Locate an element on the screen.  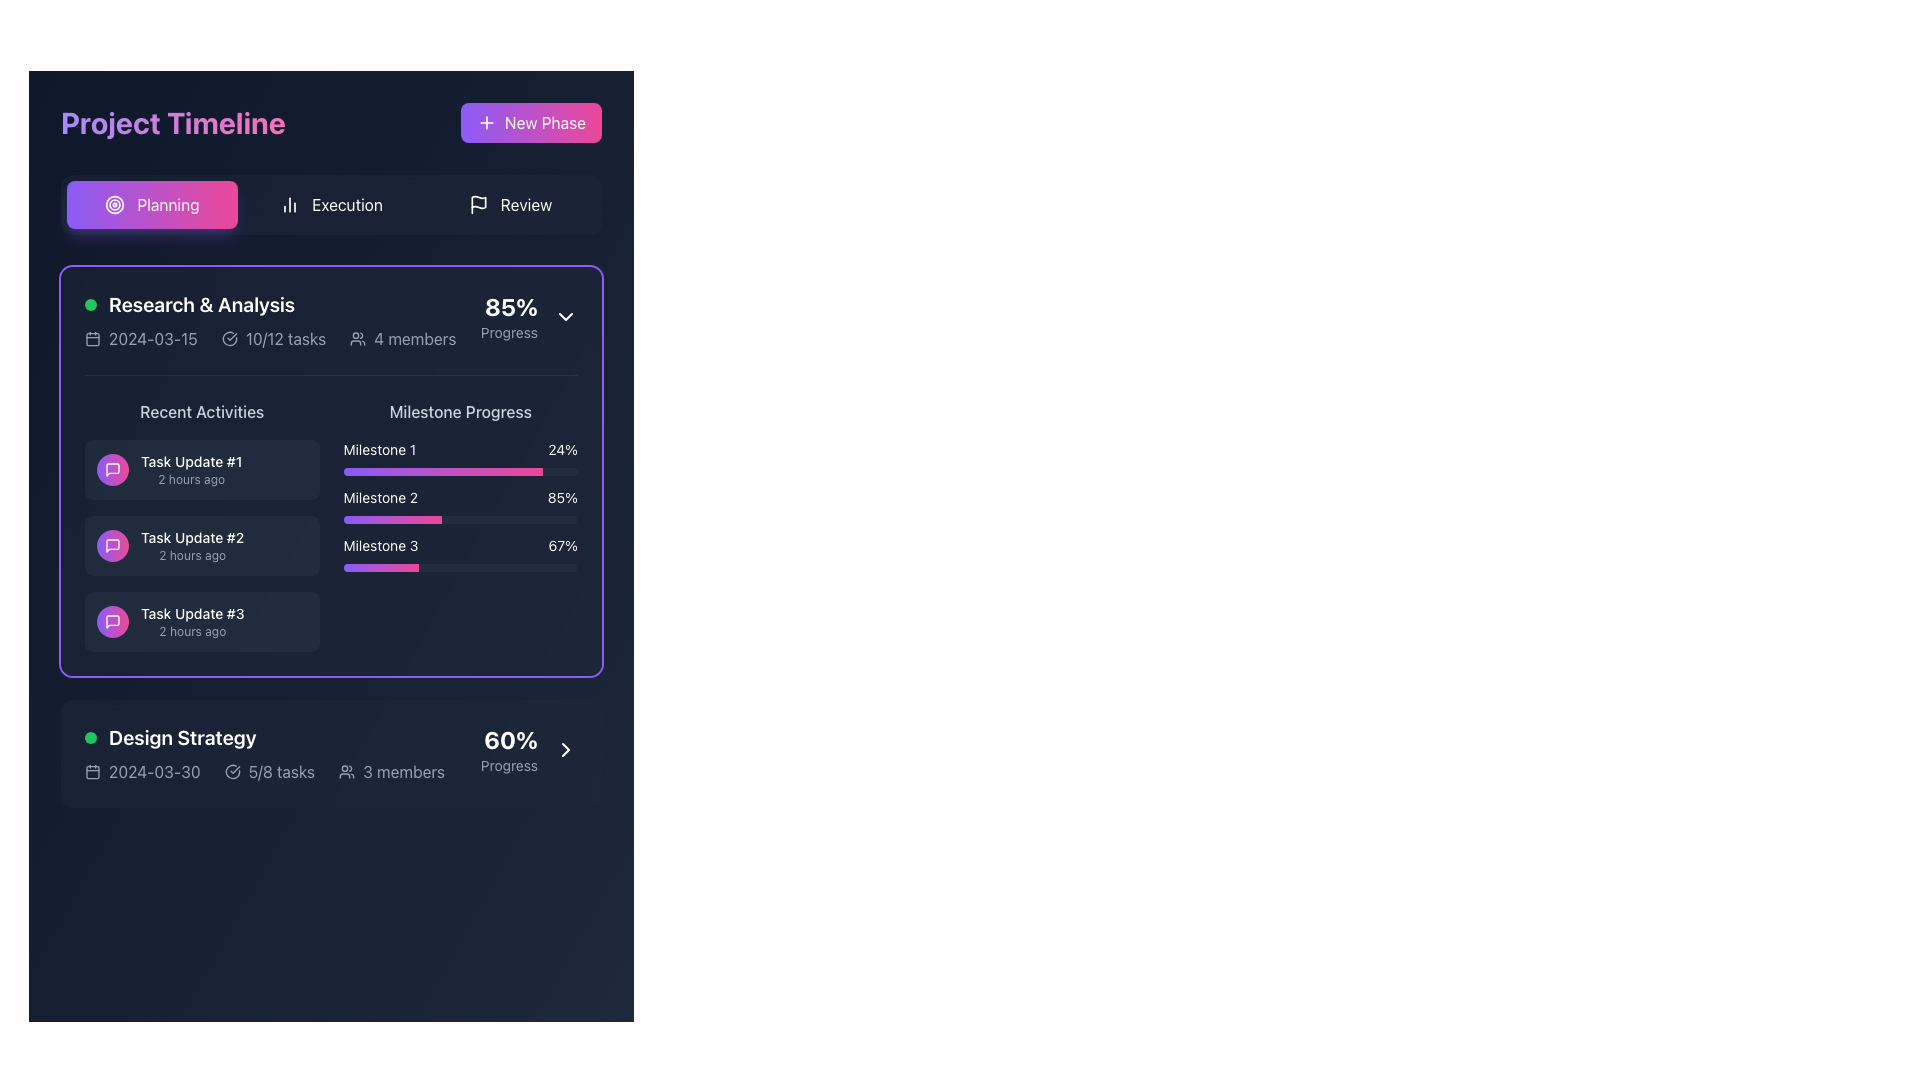
textual content displaying 'Task Update #2' and '2 hours ago' located in the recent activities list under the 'Research & Analysis' section is located at coordinates (192, 546).